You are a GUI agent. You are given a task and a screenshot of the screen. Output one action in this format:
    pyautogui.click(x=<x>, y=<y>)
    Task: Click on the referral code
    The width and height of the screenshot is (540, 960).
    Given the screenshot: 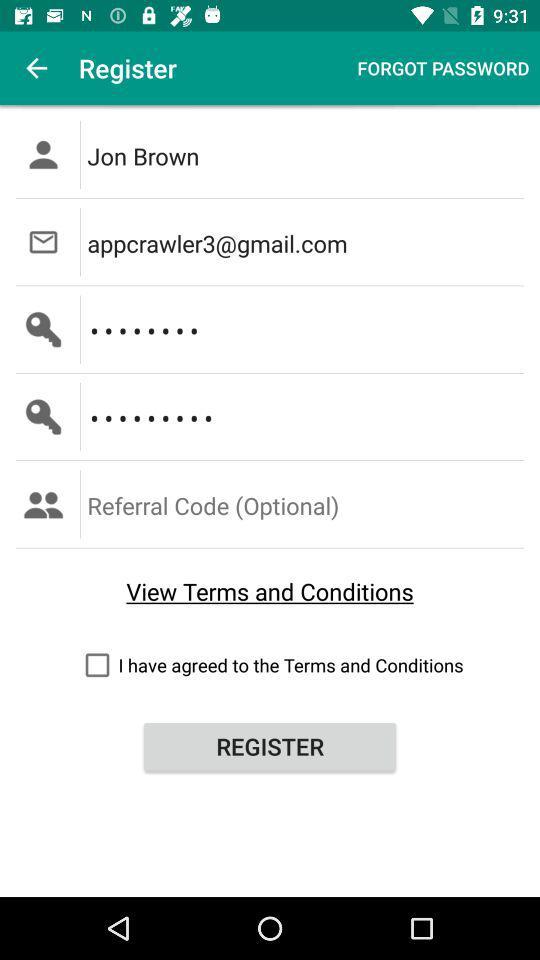 What is the action you would take?
    pyautogui.click(x=307, y=503)
    